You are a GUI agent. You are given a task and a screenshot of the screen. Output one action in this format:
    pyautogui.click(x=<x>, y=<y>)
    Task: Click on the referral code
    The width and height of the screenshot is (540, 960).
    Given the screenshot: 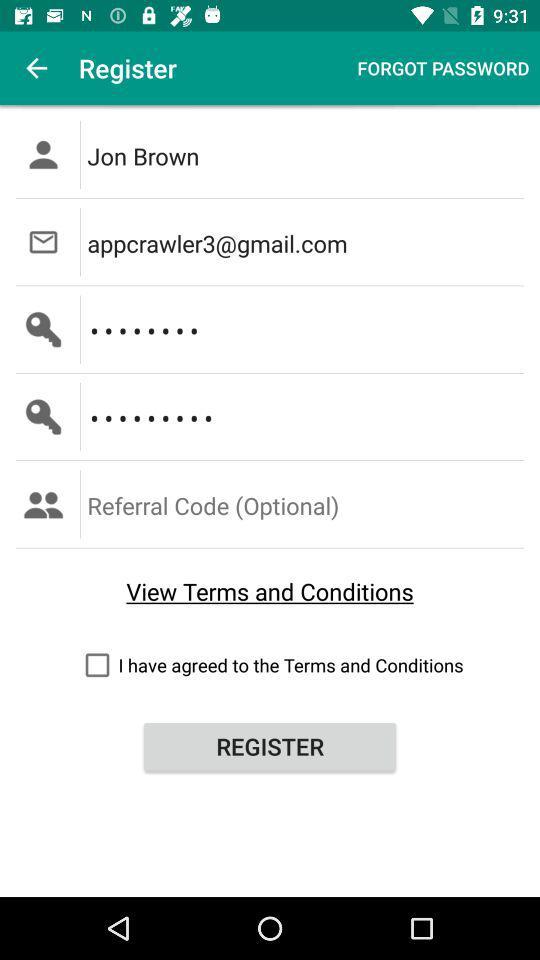 What is the action you would take?
    pyautogui.click(x=307, y=503)
    